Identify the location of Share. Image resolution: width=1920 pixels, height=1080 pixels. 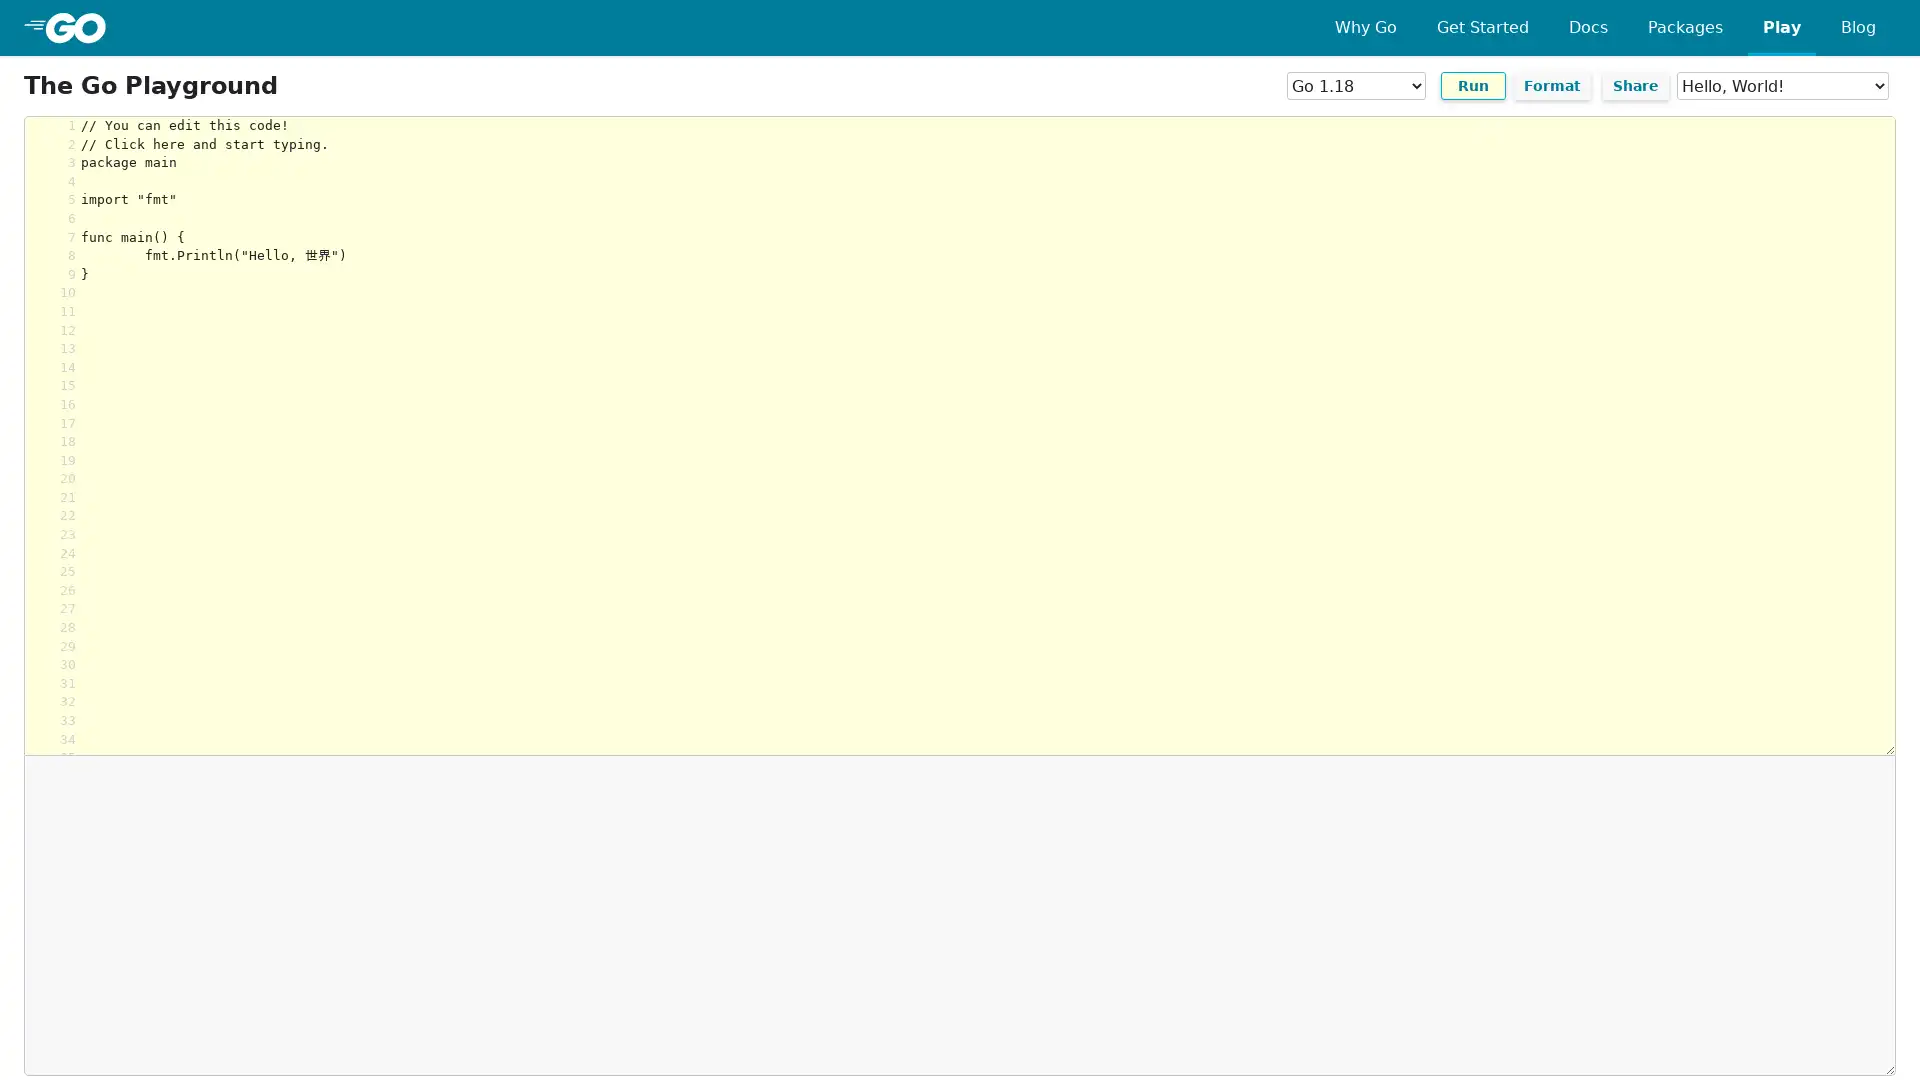
(1636, 84).